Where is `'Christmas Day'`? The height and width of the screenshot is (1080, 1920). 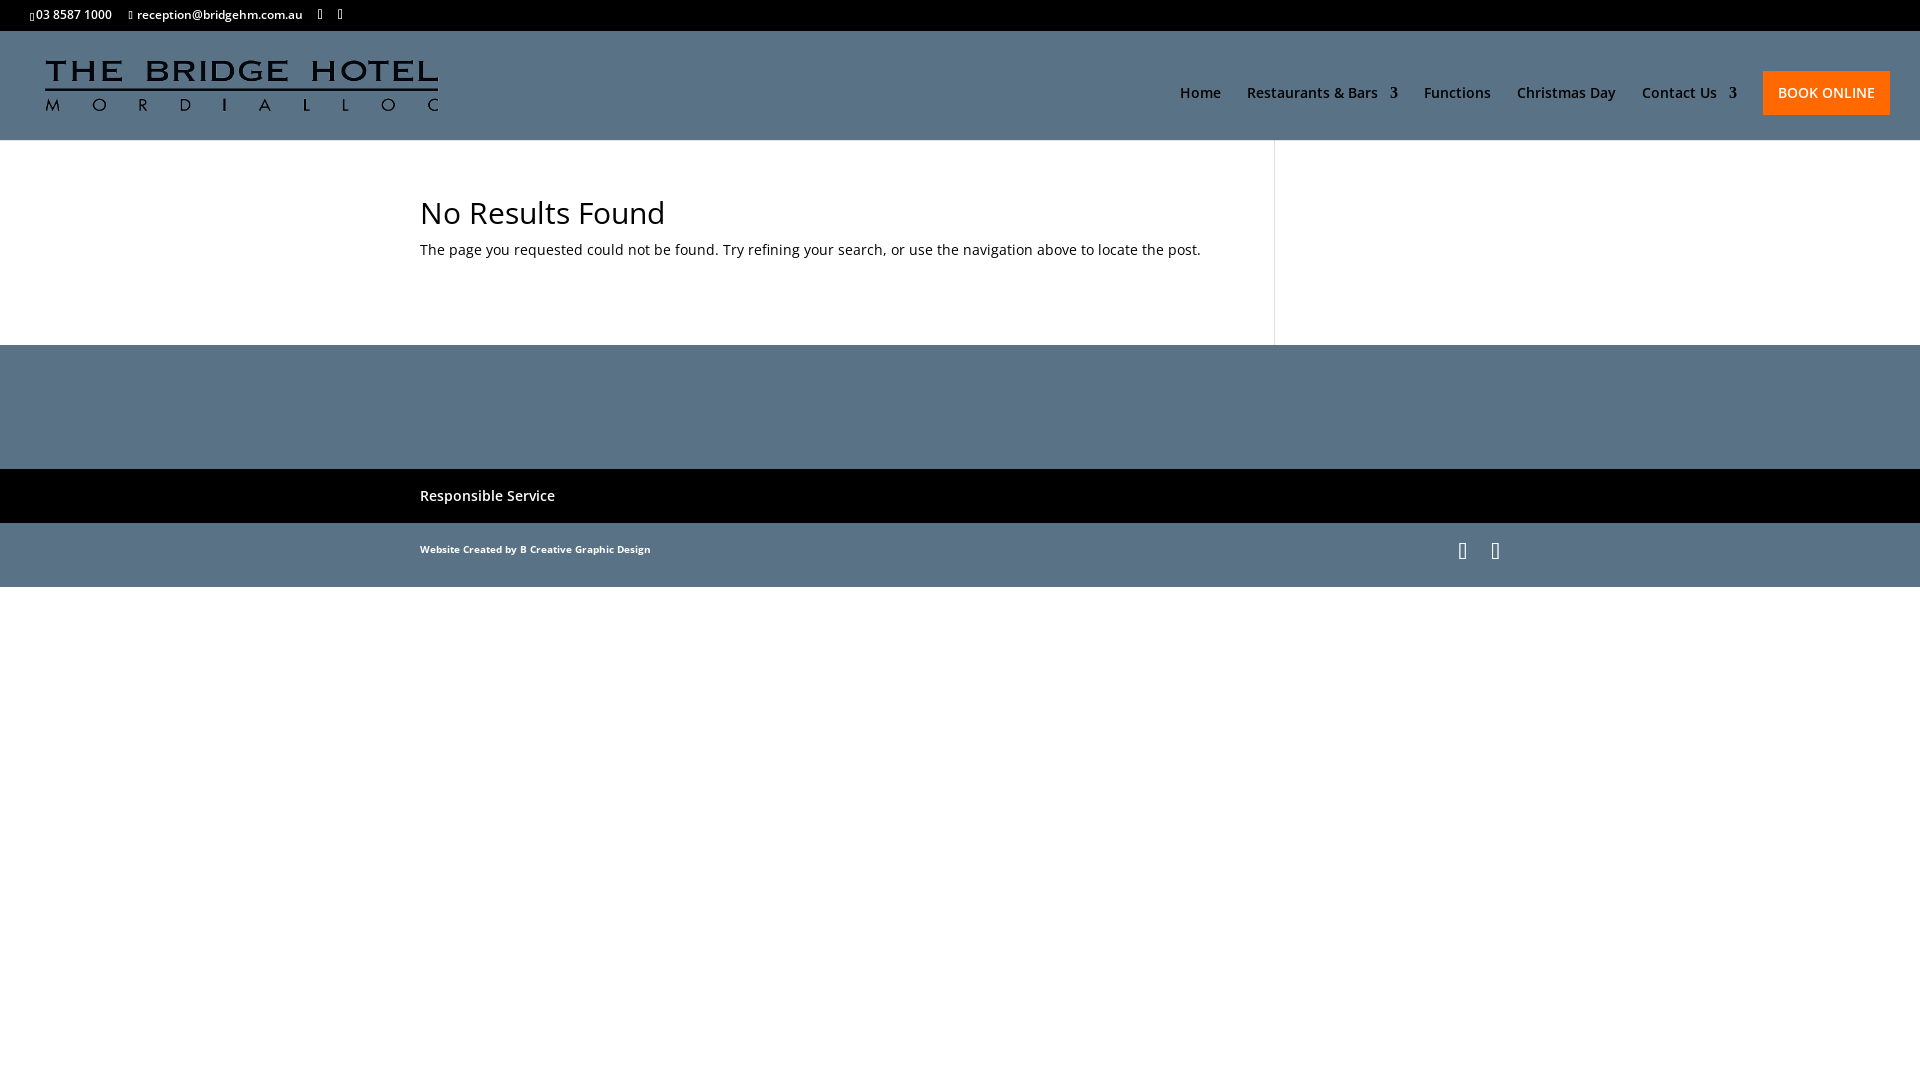
'Christmas Day' is located at coordinates (1516, 112).